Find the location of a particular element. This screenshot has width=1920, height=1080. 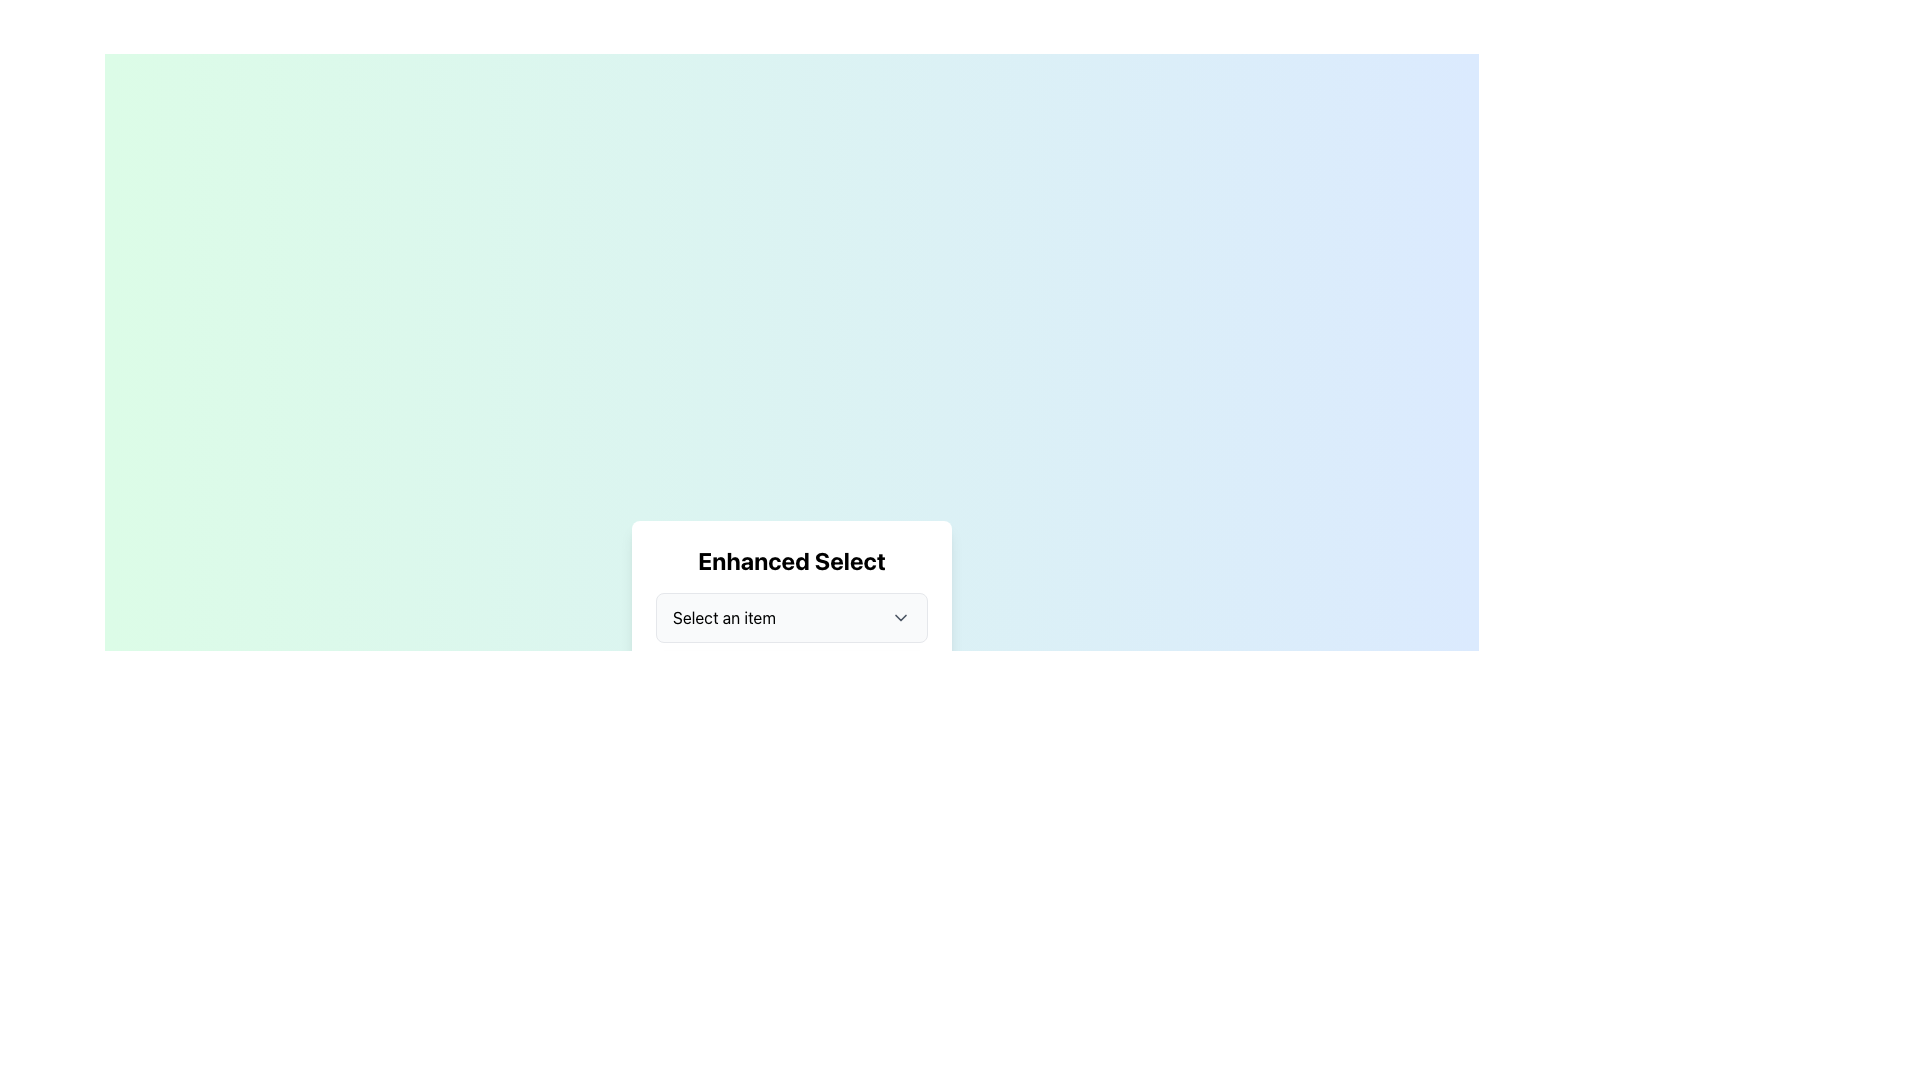

the chevron-down icon, which is styled with a gray stroke and located inside a white bordered box next to the text 'Select an item' is located at coordinates (900, 616).